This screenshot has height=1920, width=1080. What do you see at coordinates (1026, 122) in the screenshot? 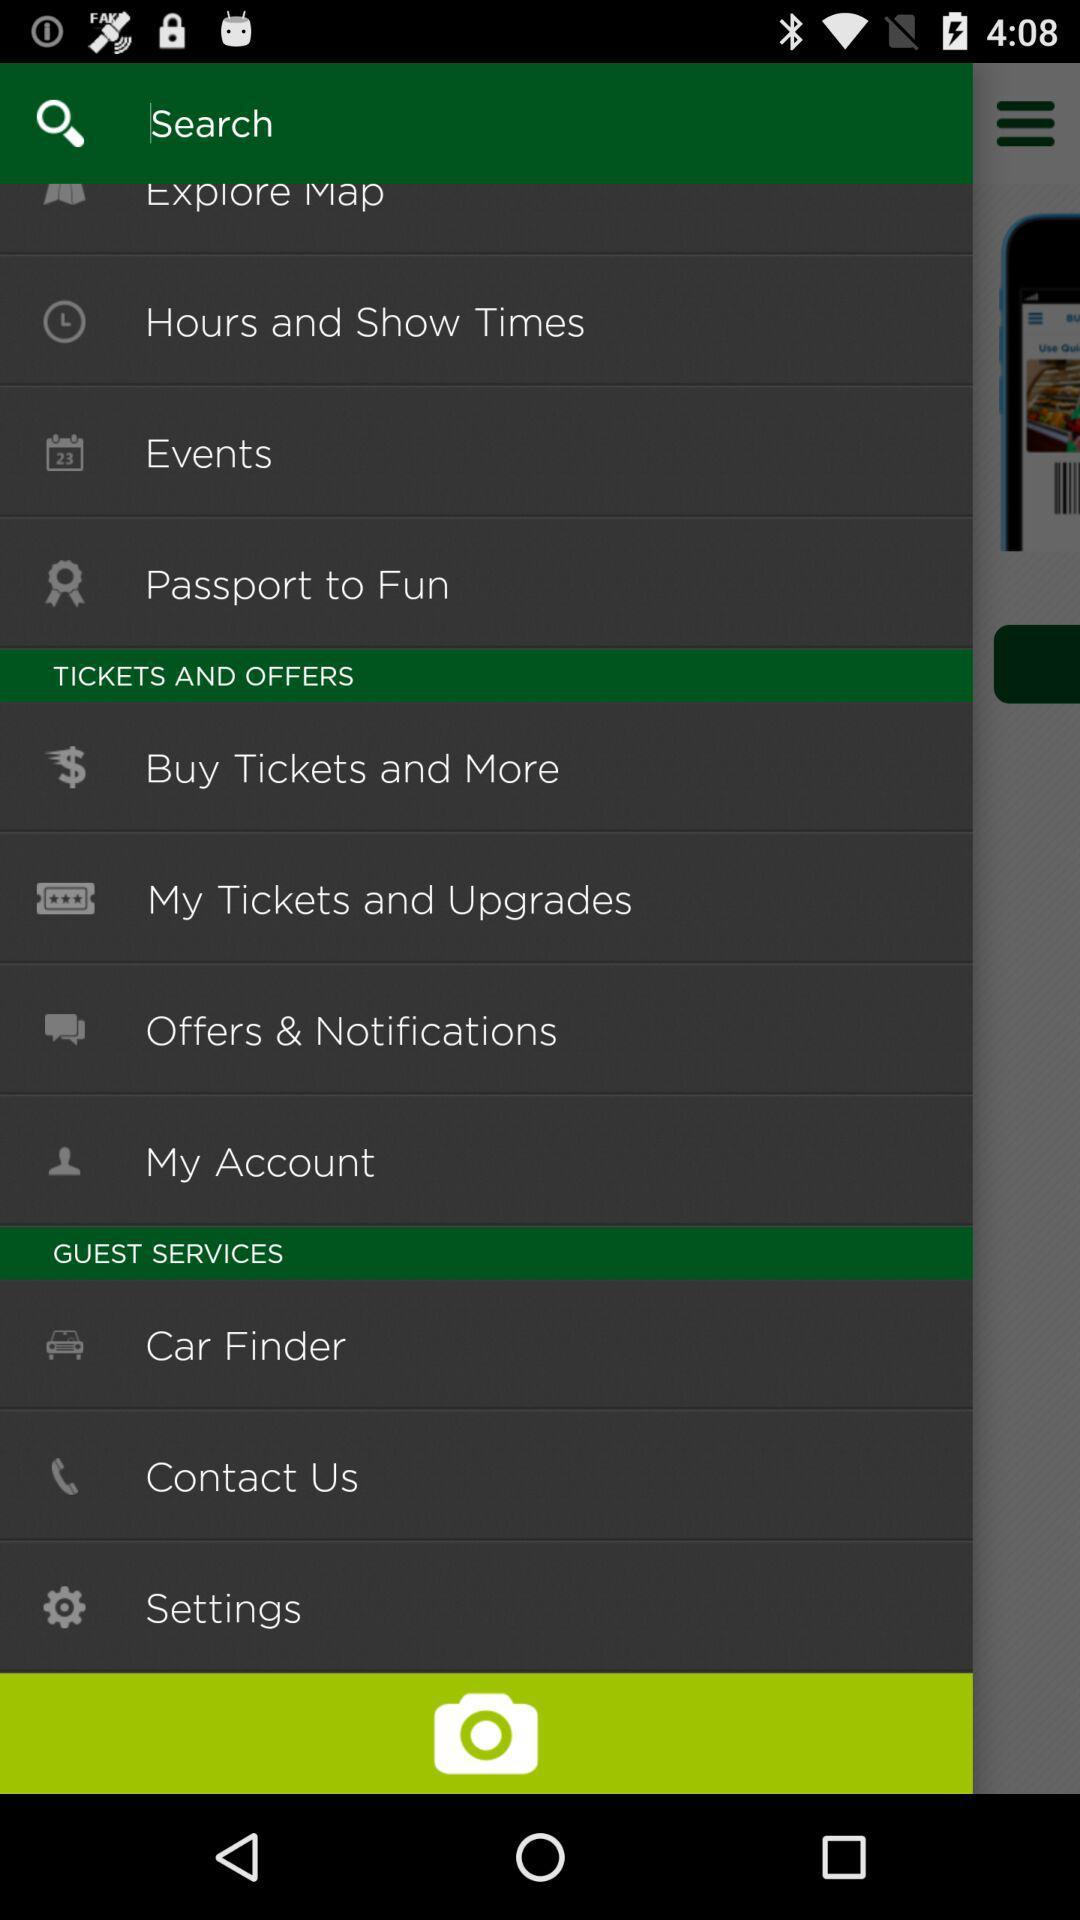
I see `explore to menu` at bounding box center [1026, 122].